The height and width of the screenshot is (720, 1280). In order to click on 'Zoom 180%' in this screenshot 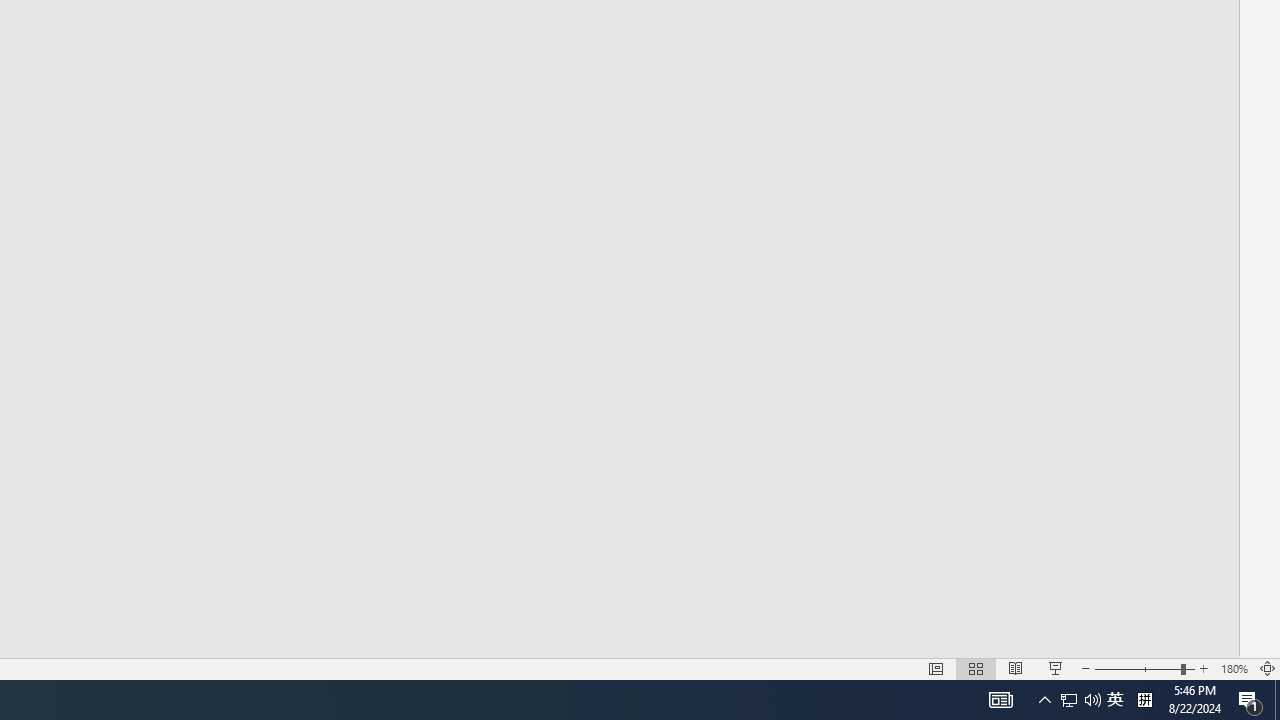, I will do `click(1233, 669)`.